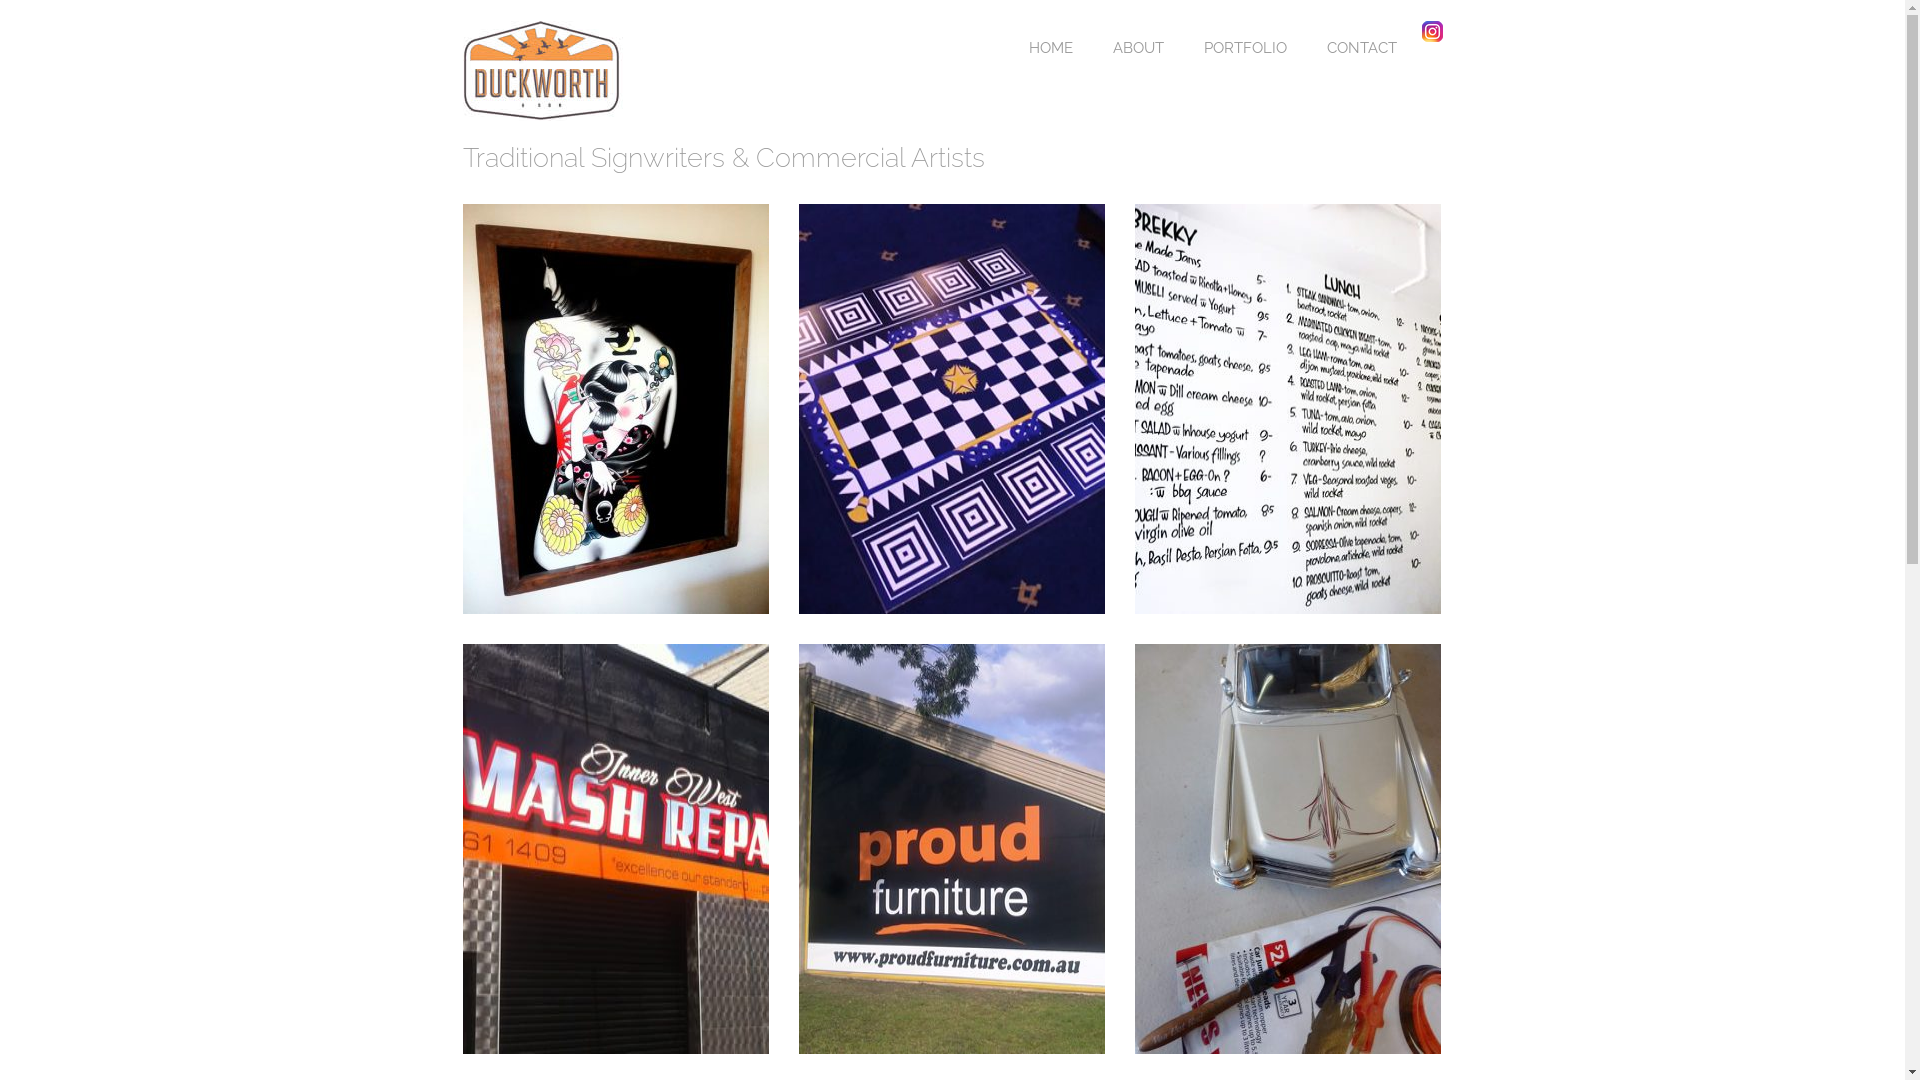  I want to click on 'ABOUT', so click(1138, 47).